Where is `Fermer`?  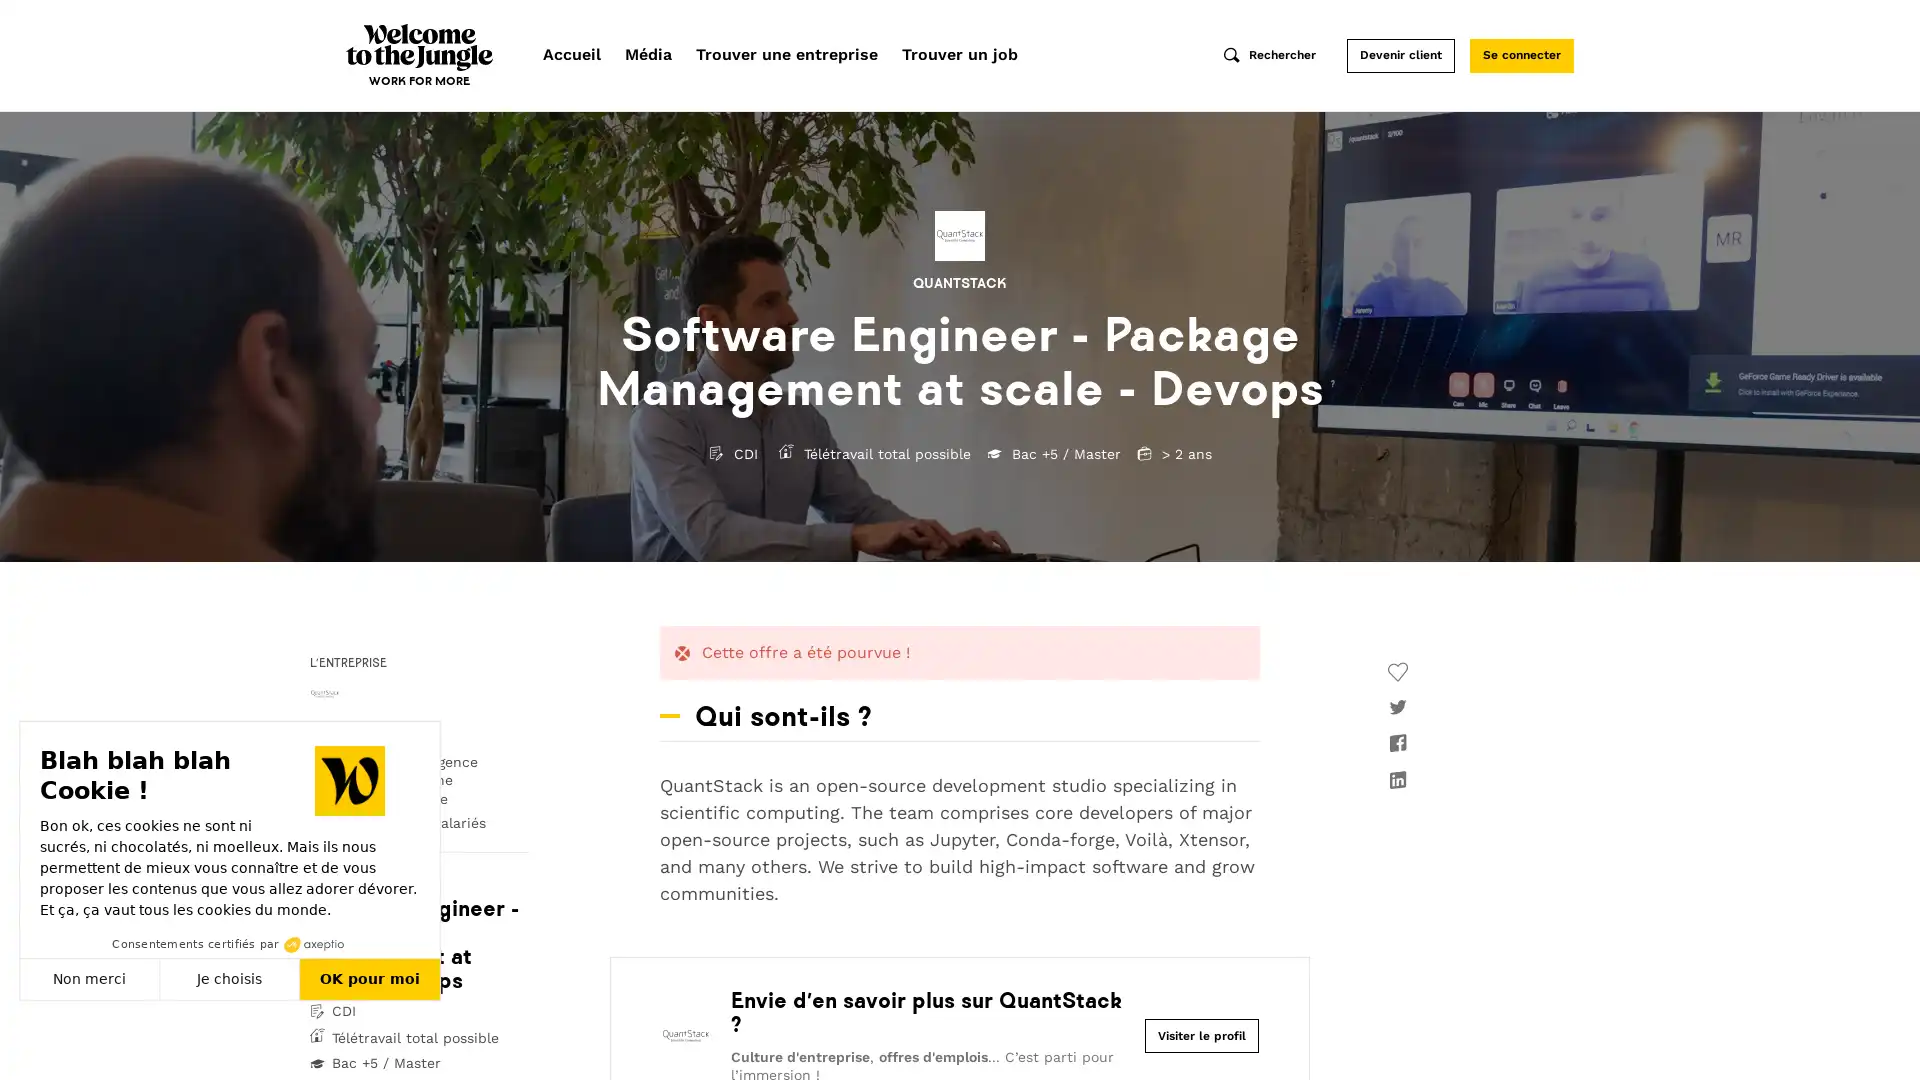
Fermer is located at coordinates (38, 1044).